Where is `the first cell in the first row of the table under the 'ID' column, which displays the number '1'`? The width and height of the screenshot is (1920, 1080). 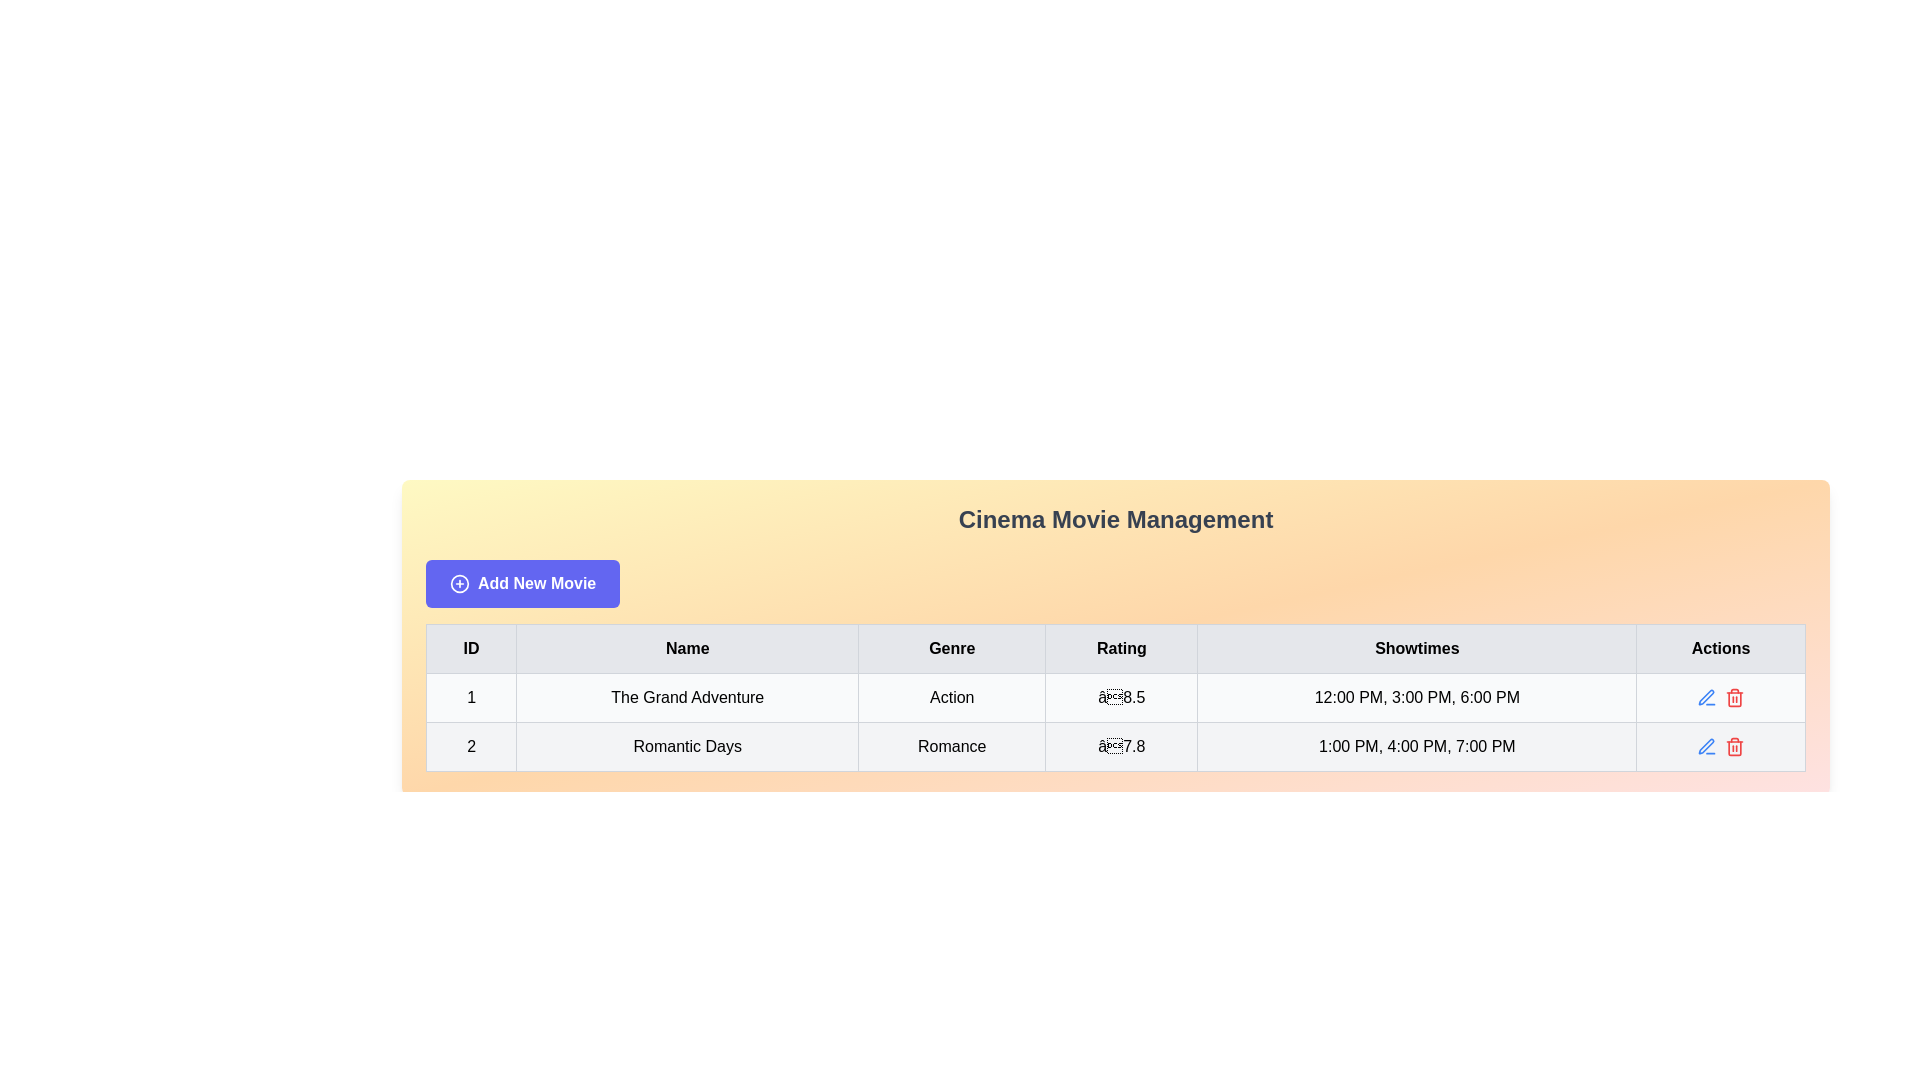 the first cell in the first row of the table under the 'ID' column, which displays the number '1' is located at coordinates (470, 697).